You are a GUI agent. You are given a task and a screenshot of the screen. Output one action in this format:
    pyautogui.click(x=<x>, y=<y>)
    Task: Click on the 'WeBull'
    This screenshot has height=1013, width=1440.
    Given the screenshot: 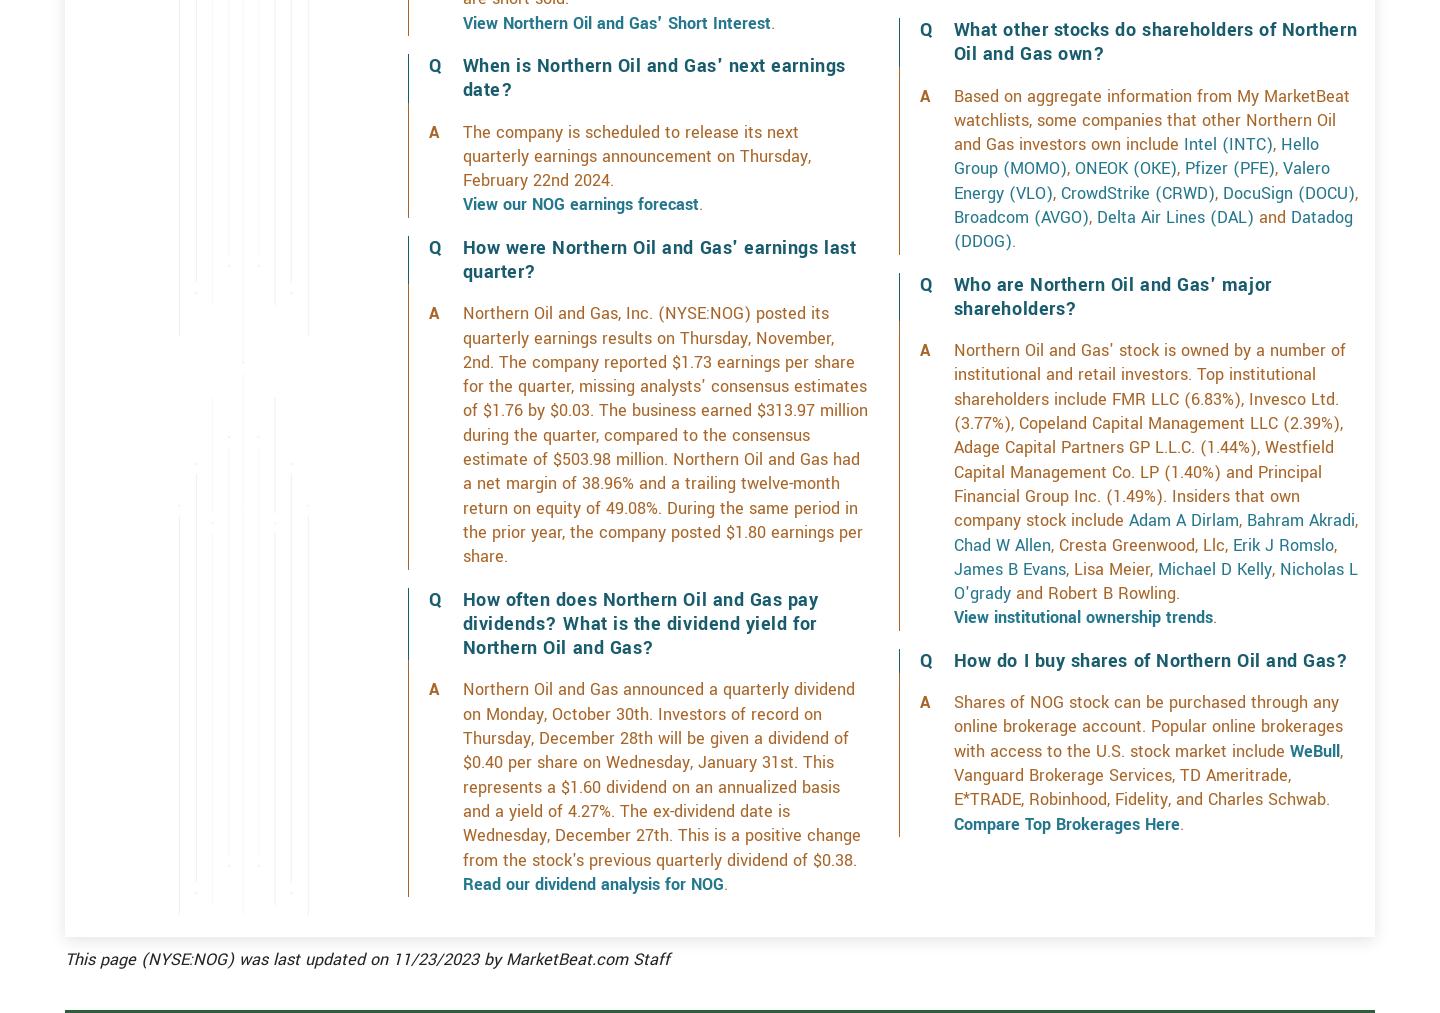 What is the action you would take?
    pyautogui.click(x=1314, y=821)
    